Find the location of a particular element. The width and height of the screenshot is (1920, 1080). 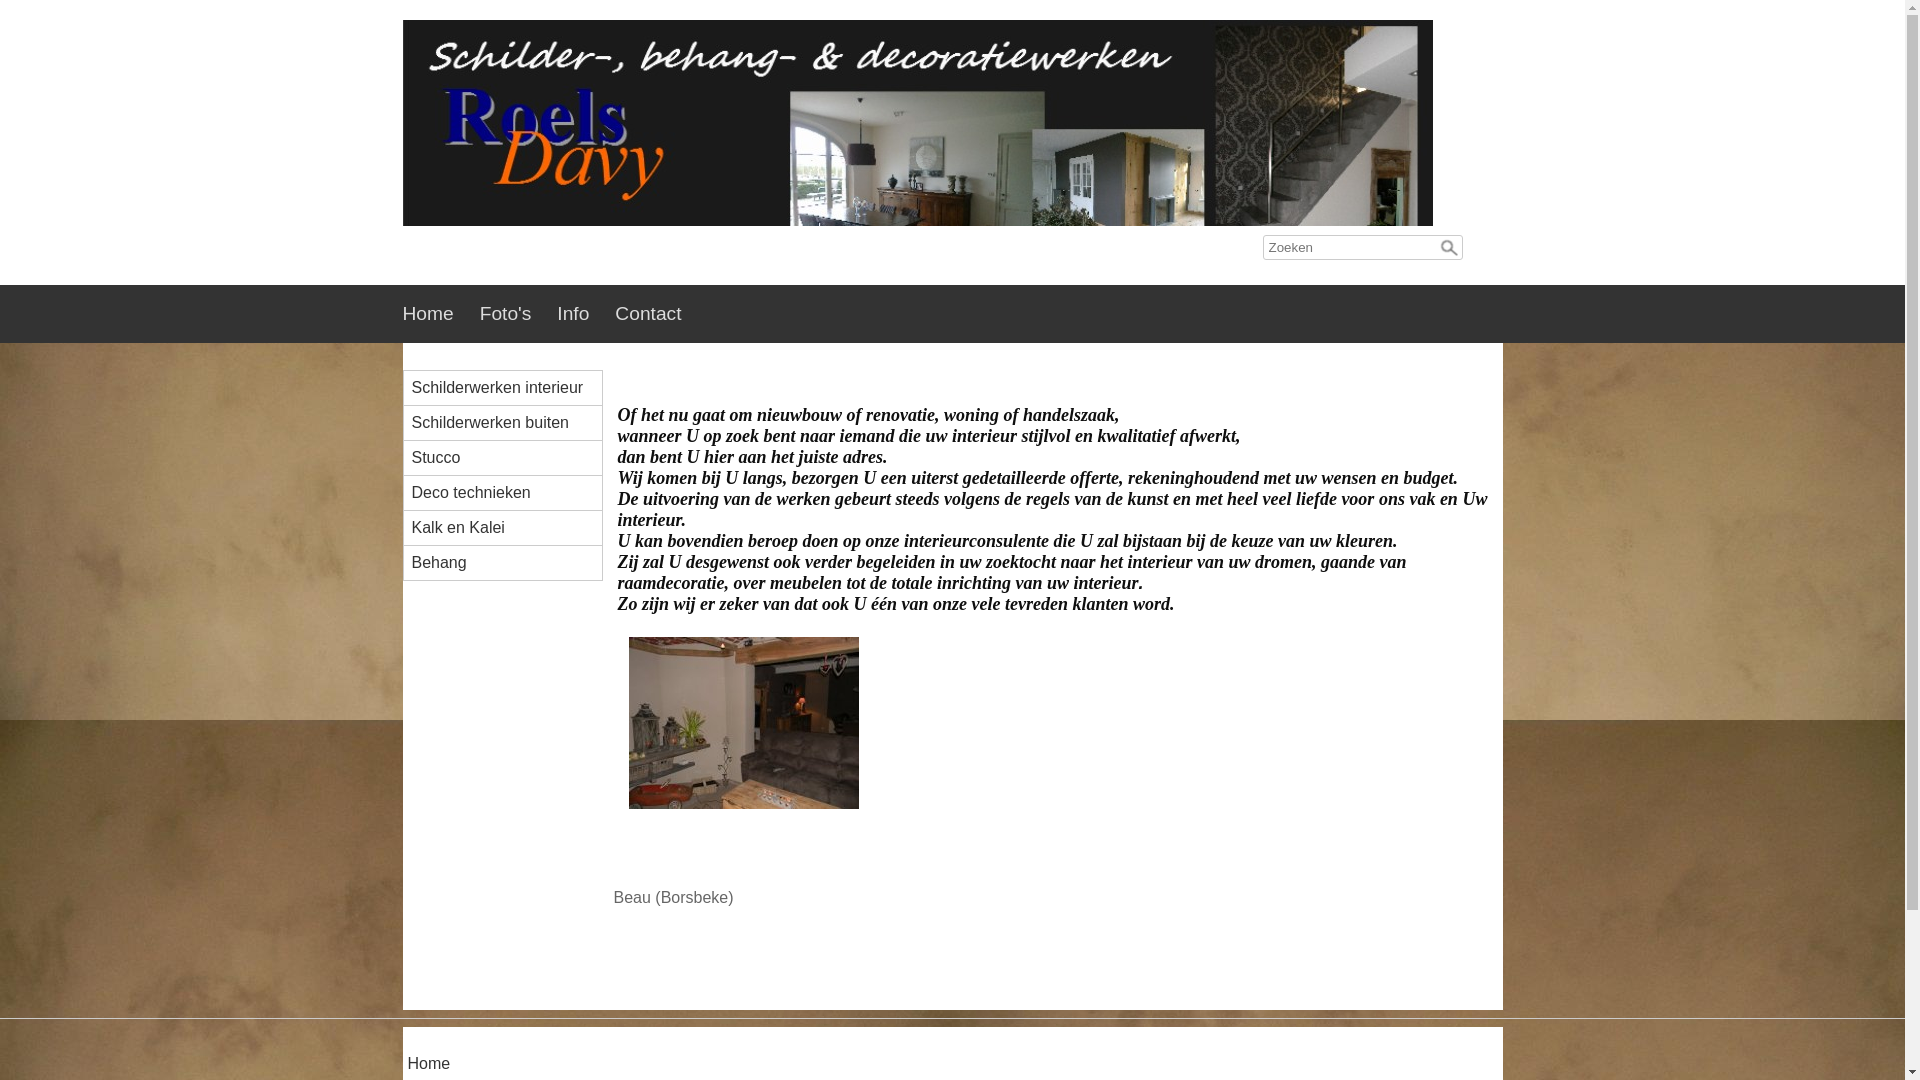

'Schilderwerken interieur' is located at coordinates (510, 388).